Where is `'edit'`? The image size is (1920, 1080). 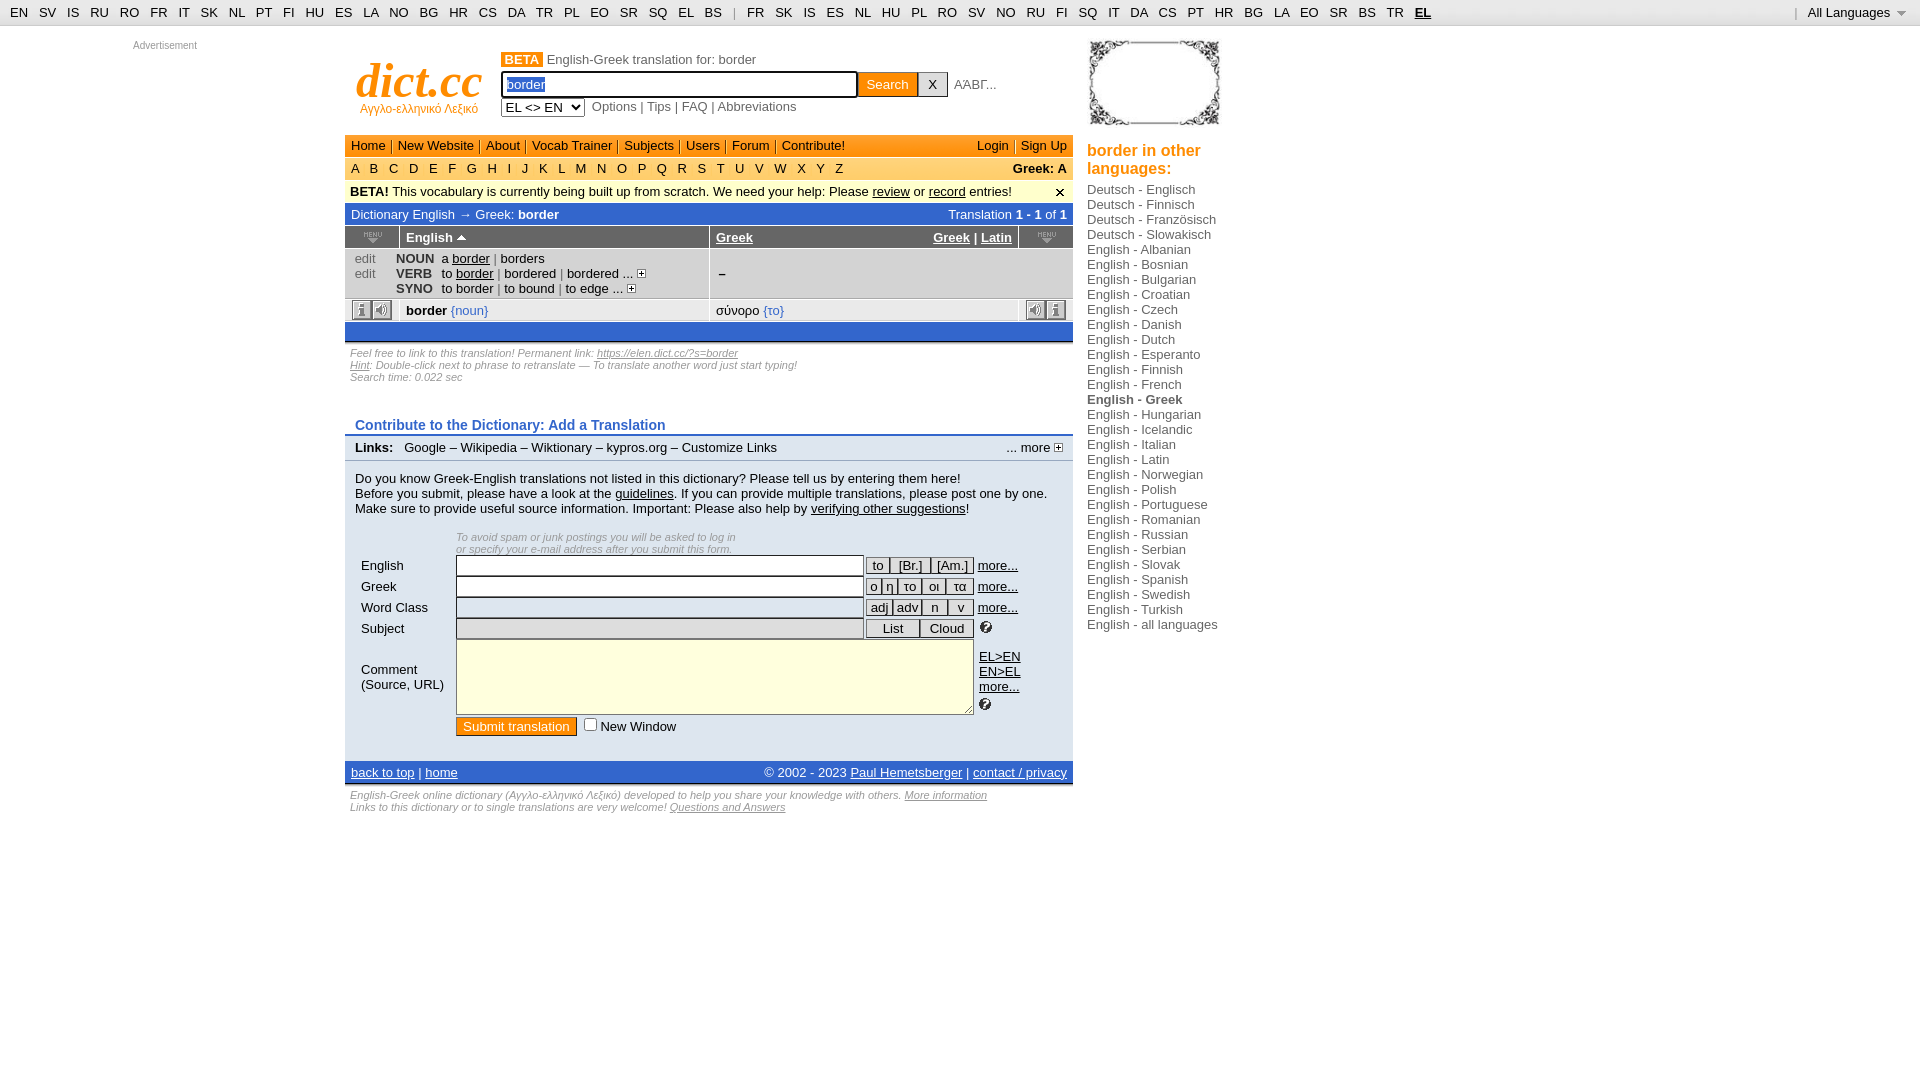
'edit' is located at coordinates (365, 273).